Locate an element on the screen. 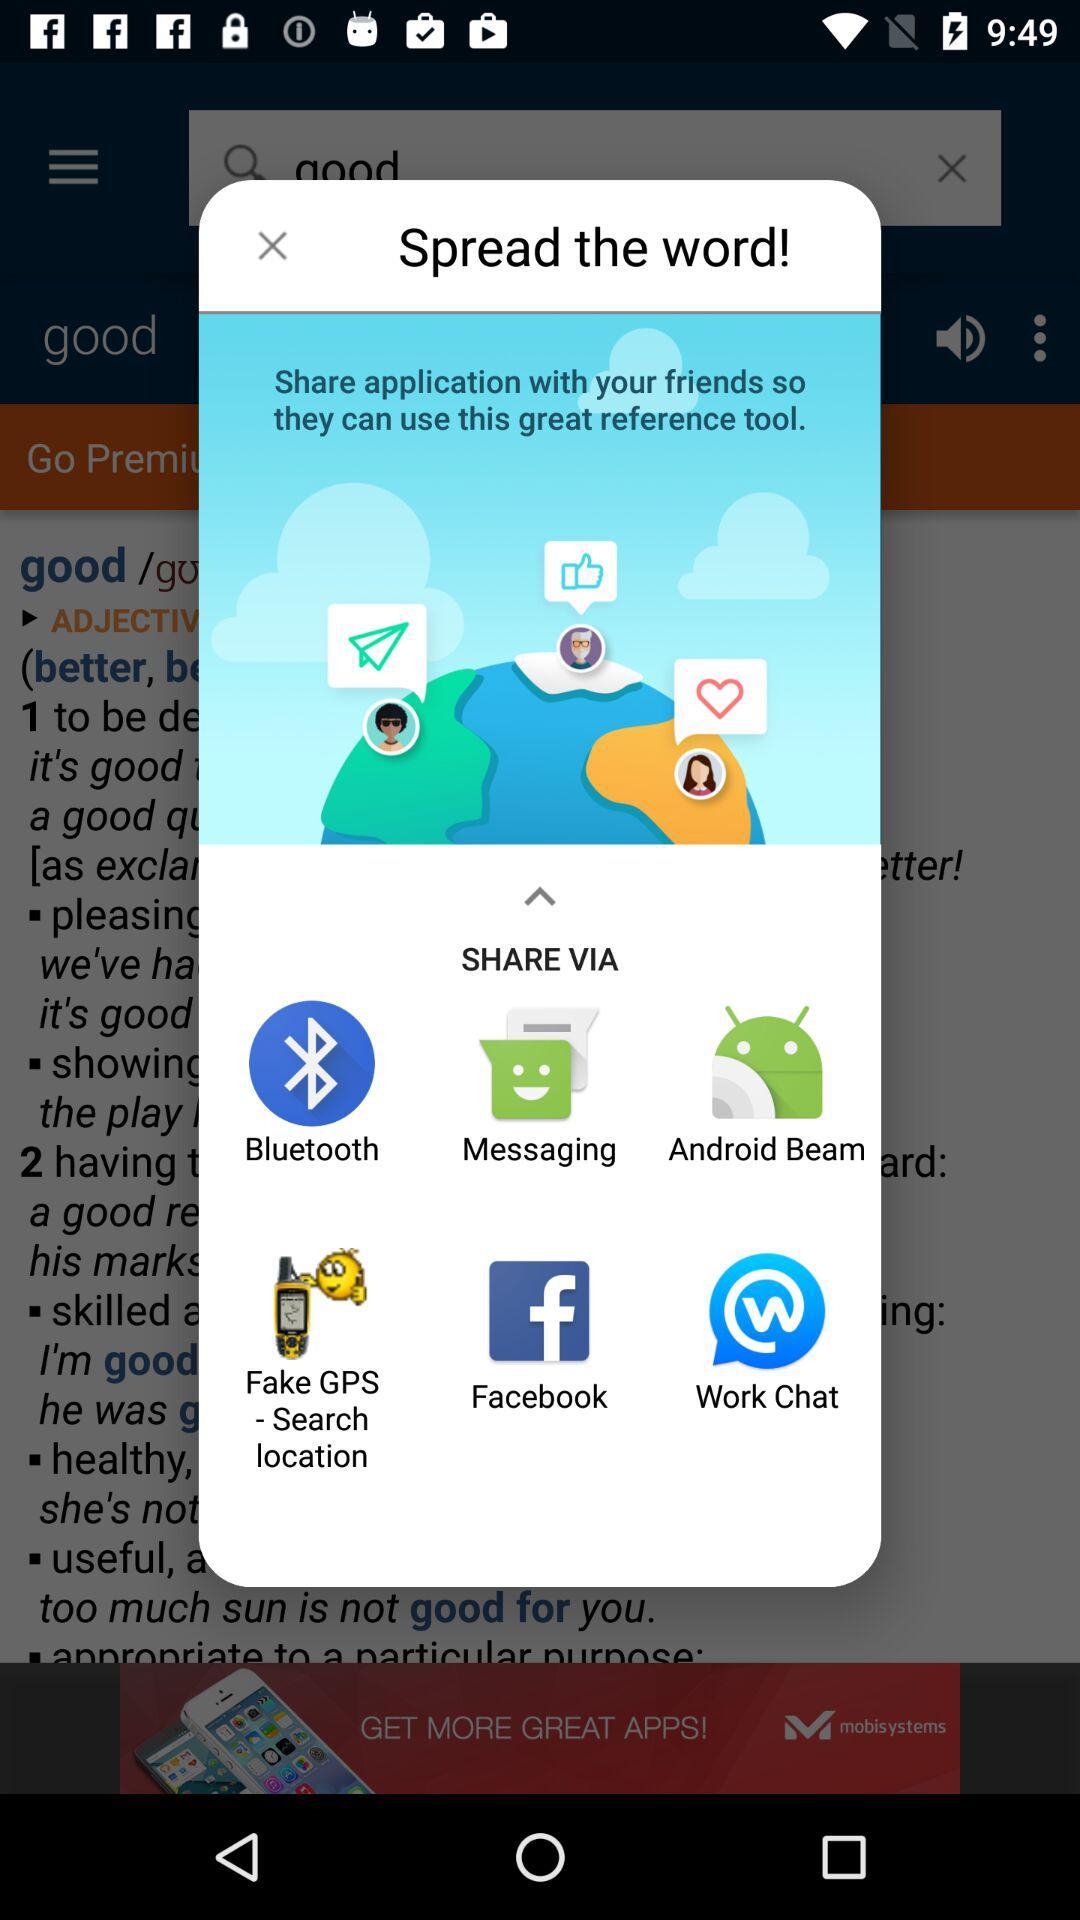 Image resolution: width=1080 pixels, height=1920 pixels. the item at the top left corner is located at coordinates (272, 244).